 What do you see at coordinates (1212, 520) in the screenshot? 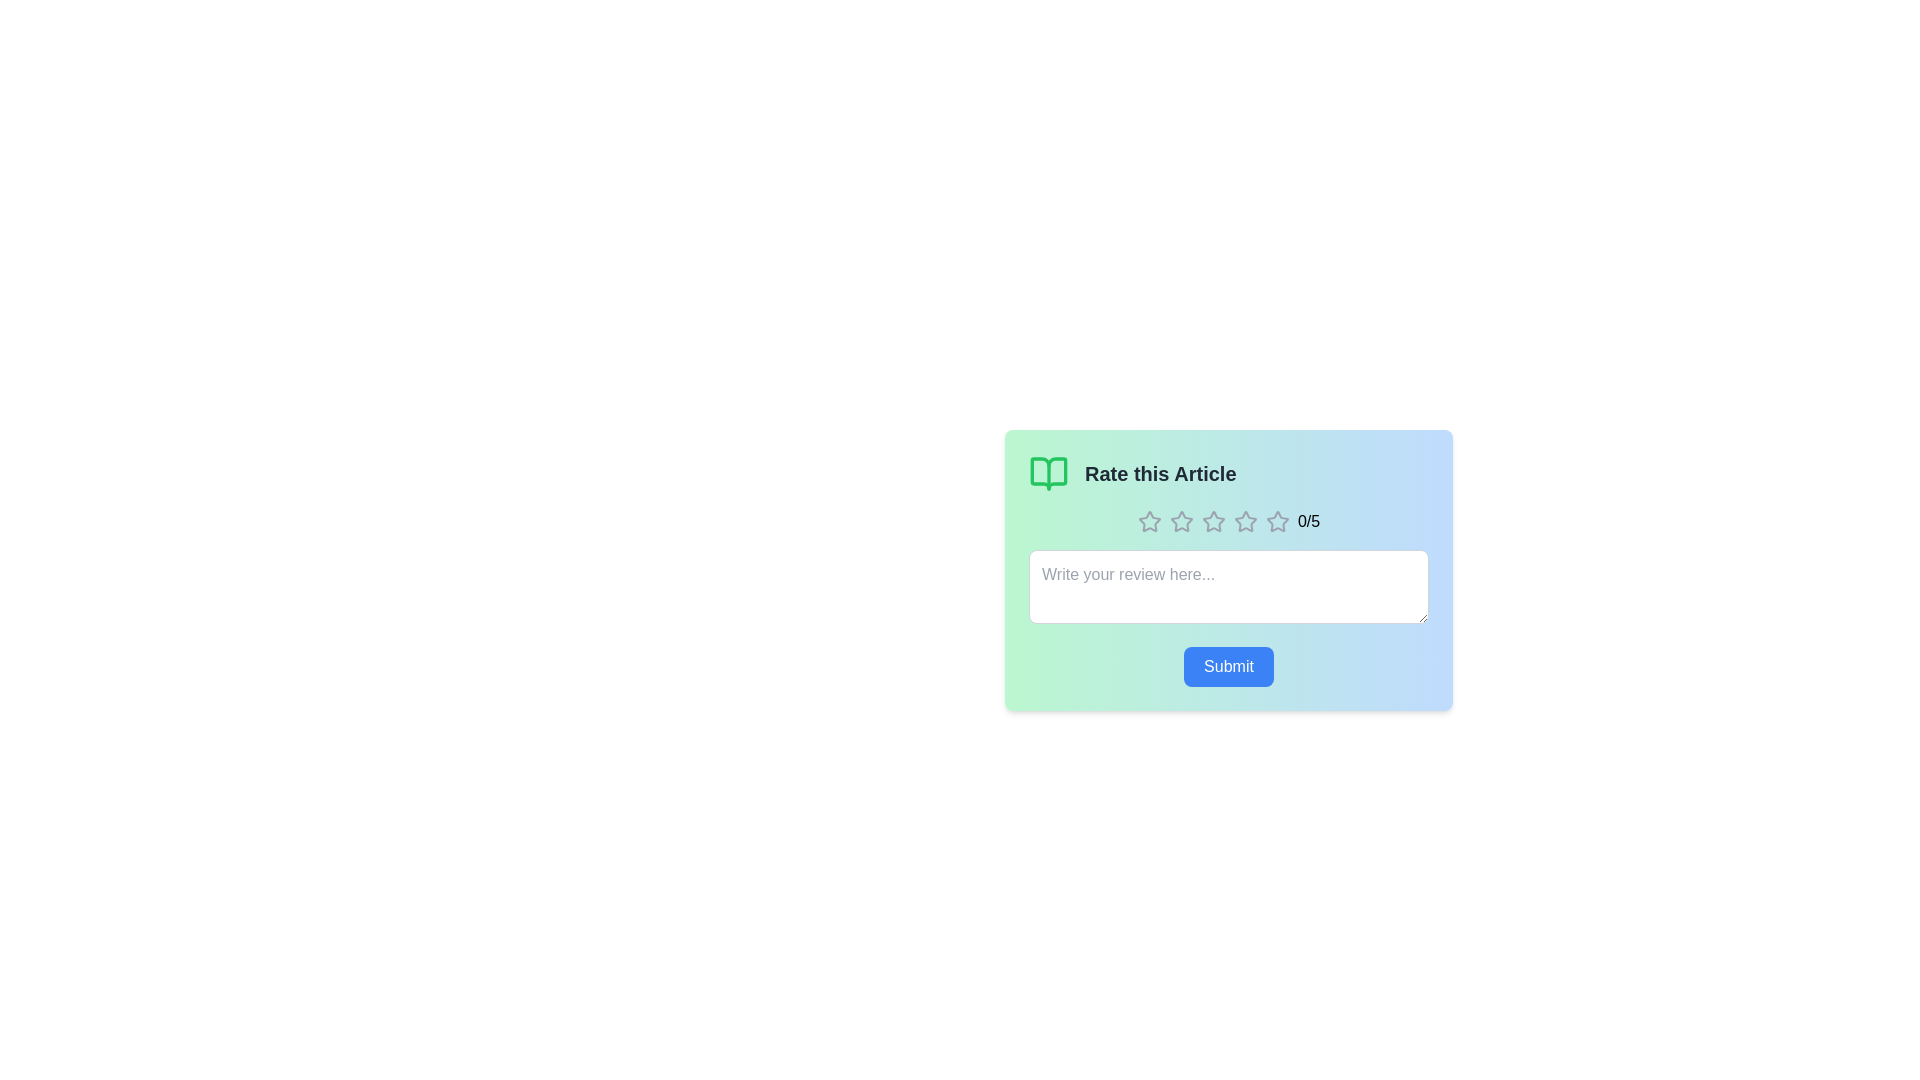
I see `the star corresponding to the rating 3` at bounding box center [1212, 520].